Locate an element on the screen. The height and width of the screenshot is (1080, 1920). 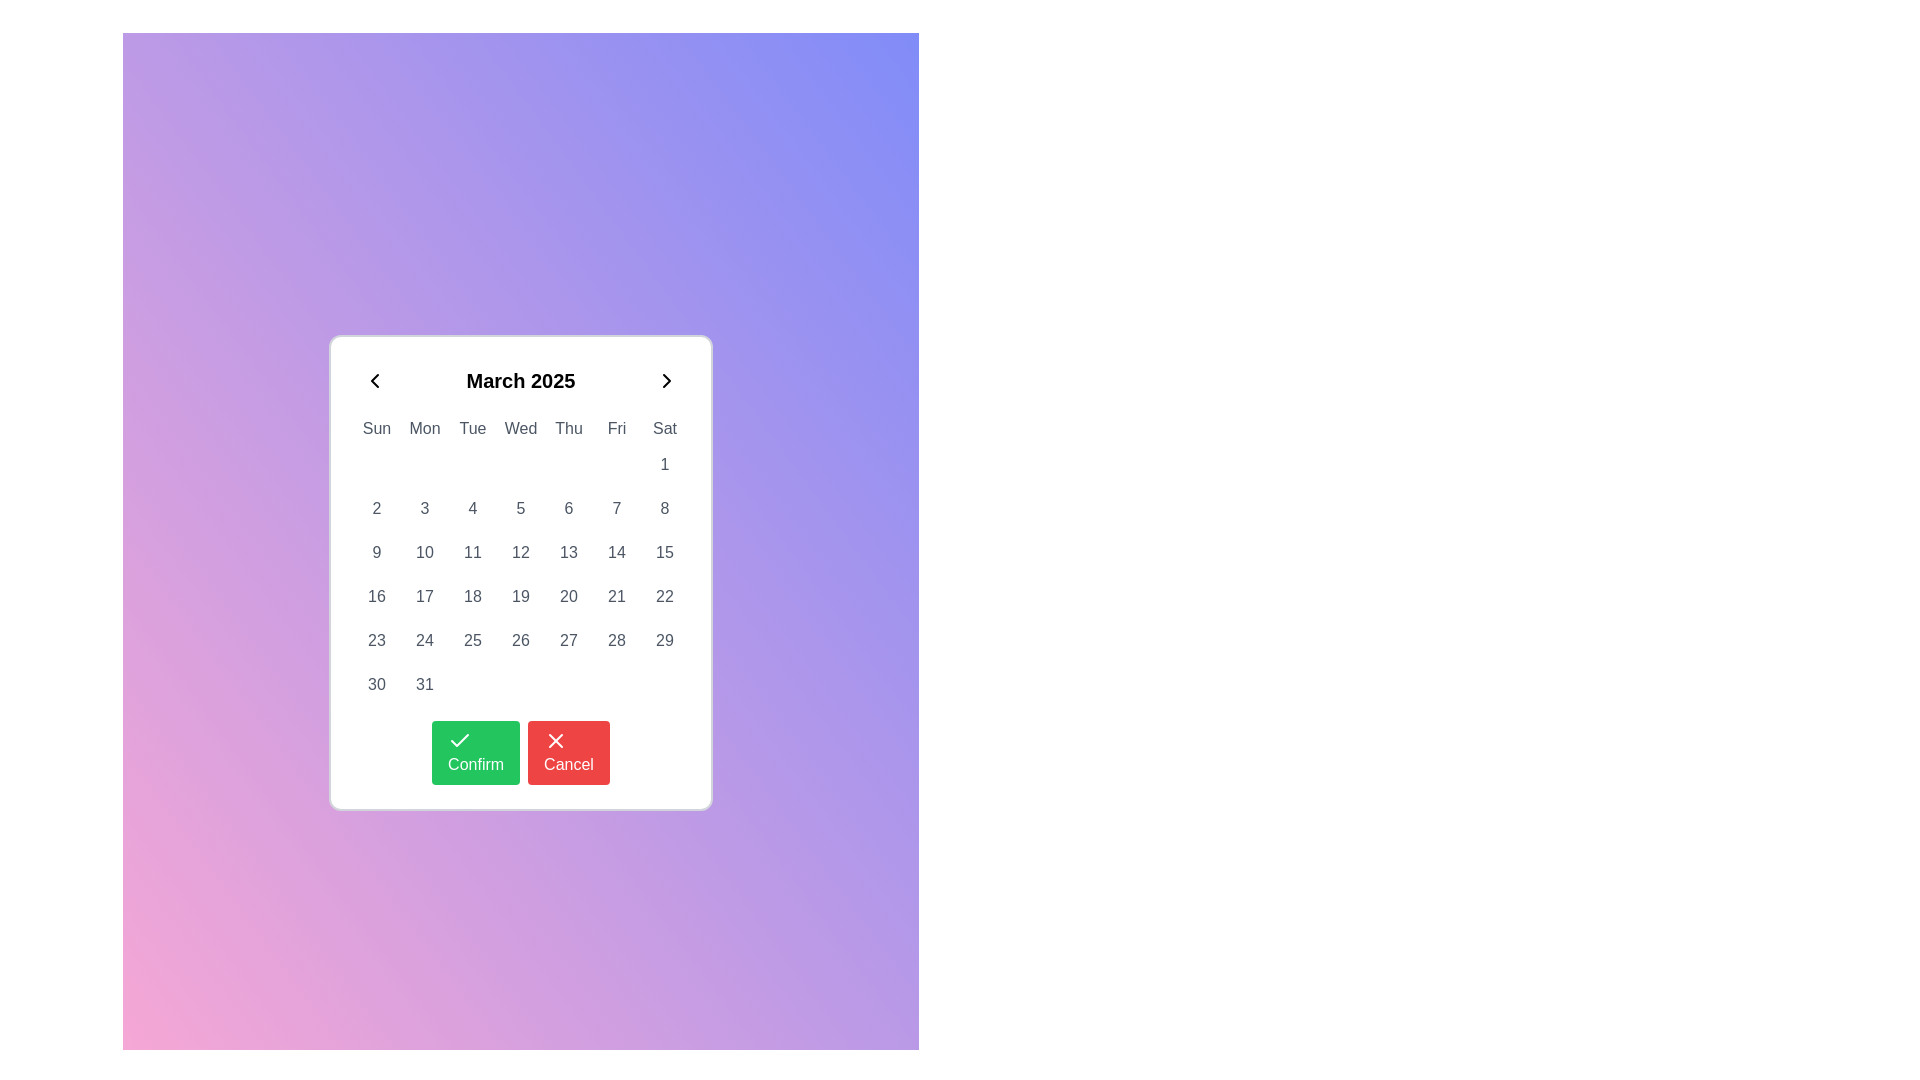
the small circular marker positioned in the Tuesday cell of the calendar grid is located at coordinates (472, 465).